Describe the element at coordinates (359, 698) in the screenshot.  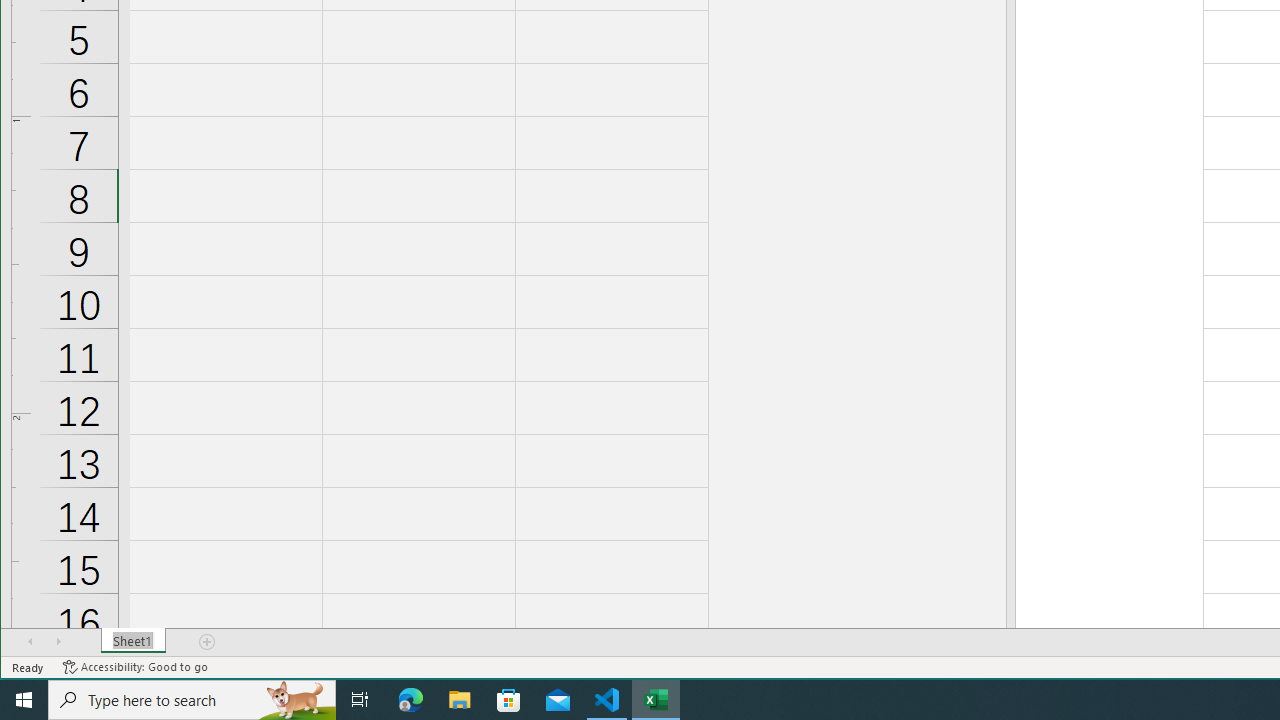
I see `'Task View'` at that location.